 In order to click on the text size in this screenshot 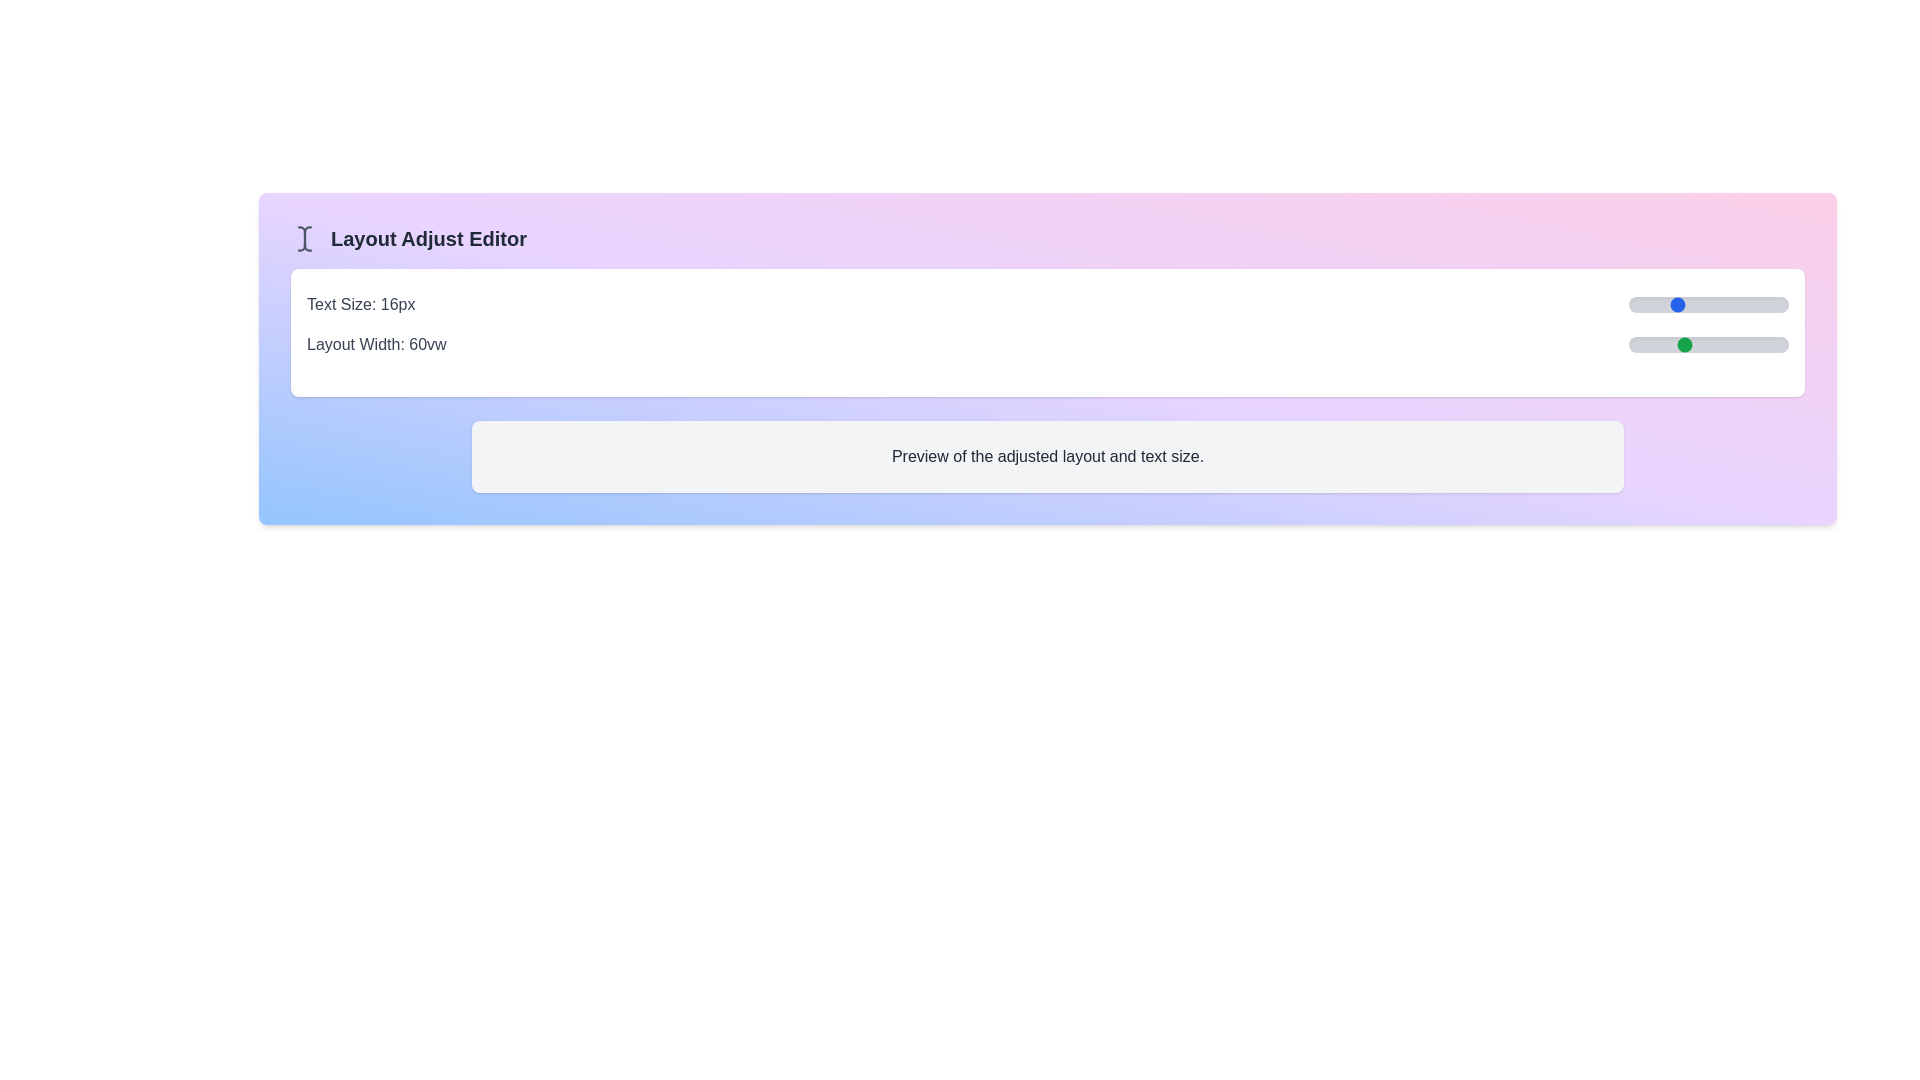, I will do `click(1685, 304)`.